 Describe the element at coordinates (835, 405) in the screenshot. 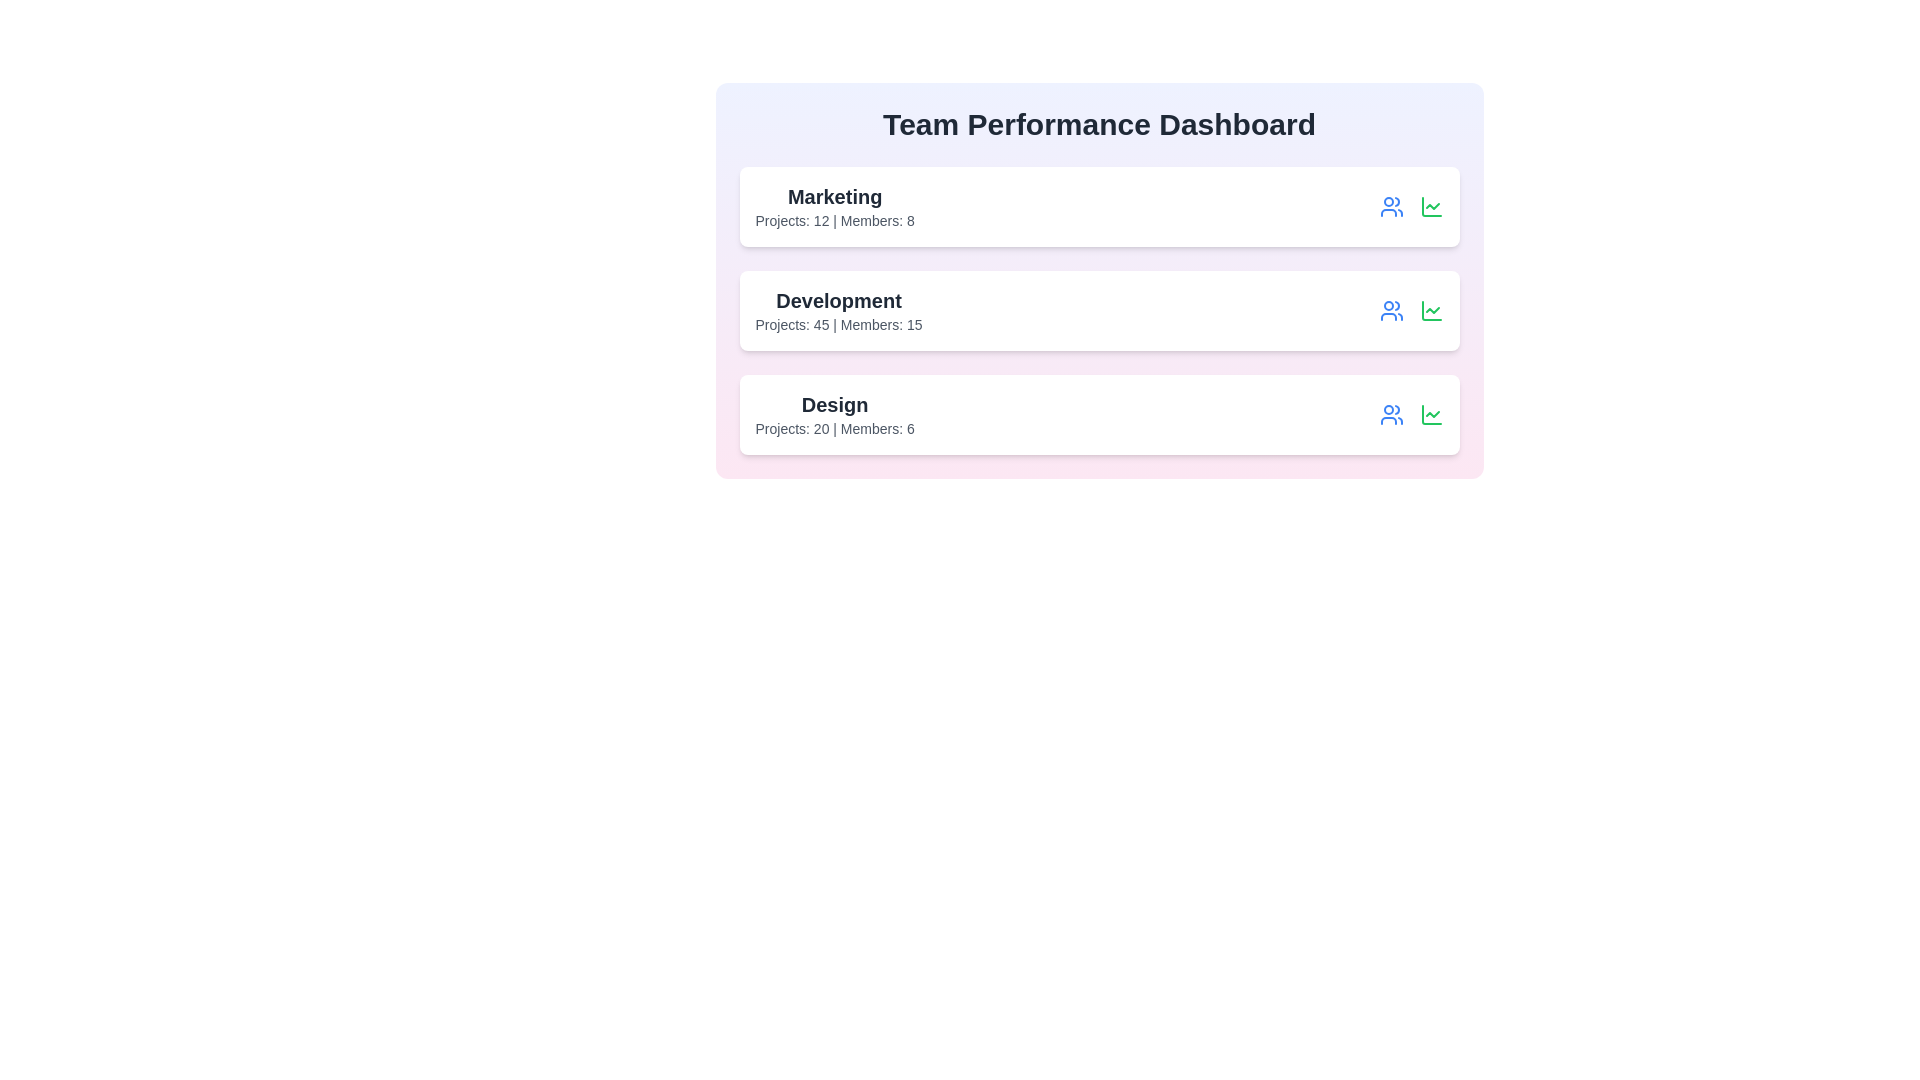

I see `the name of the team Design to view its details` at that location.